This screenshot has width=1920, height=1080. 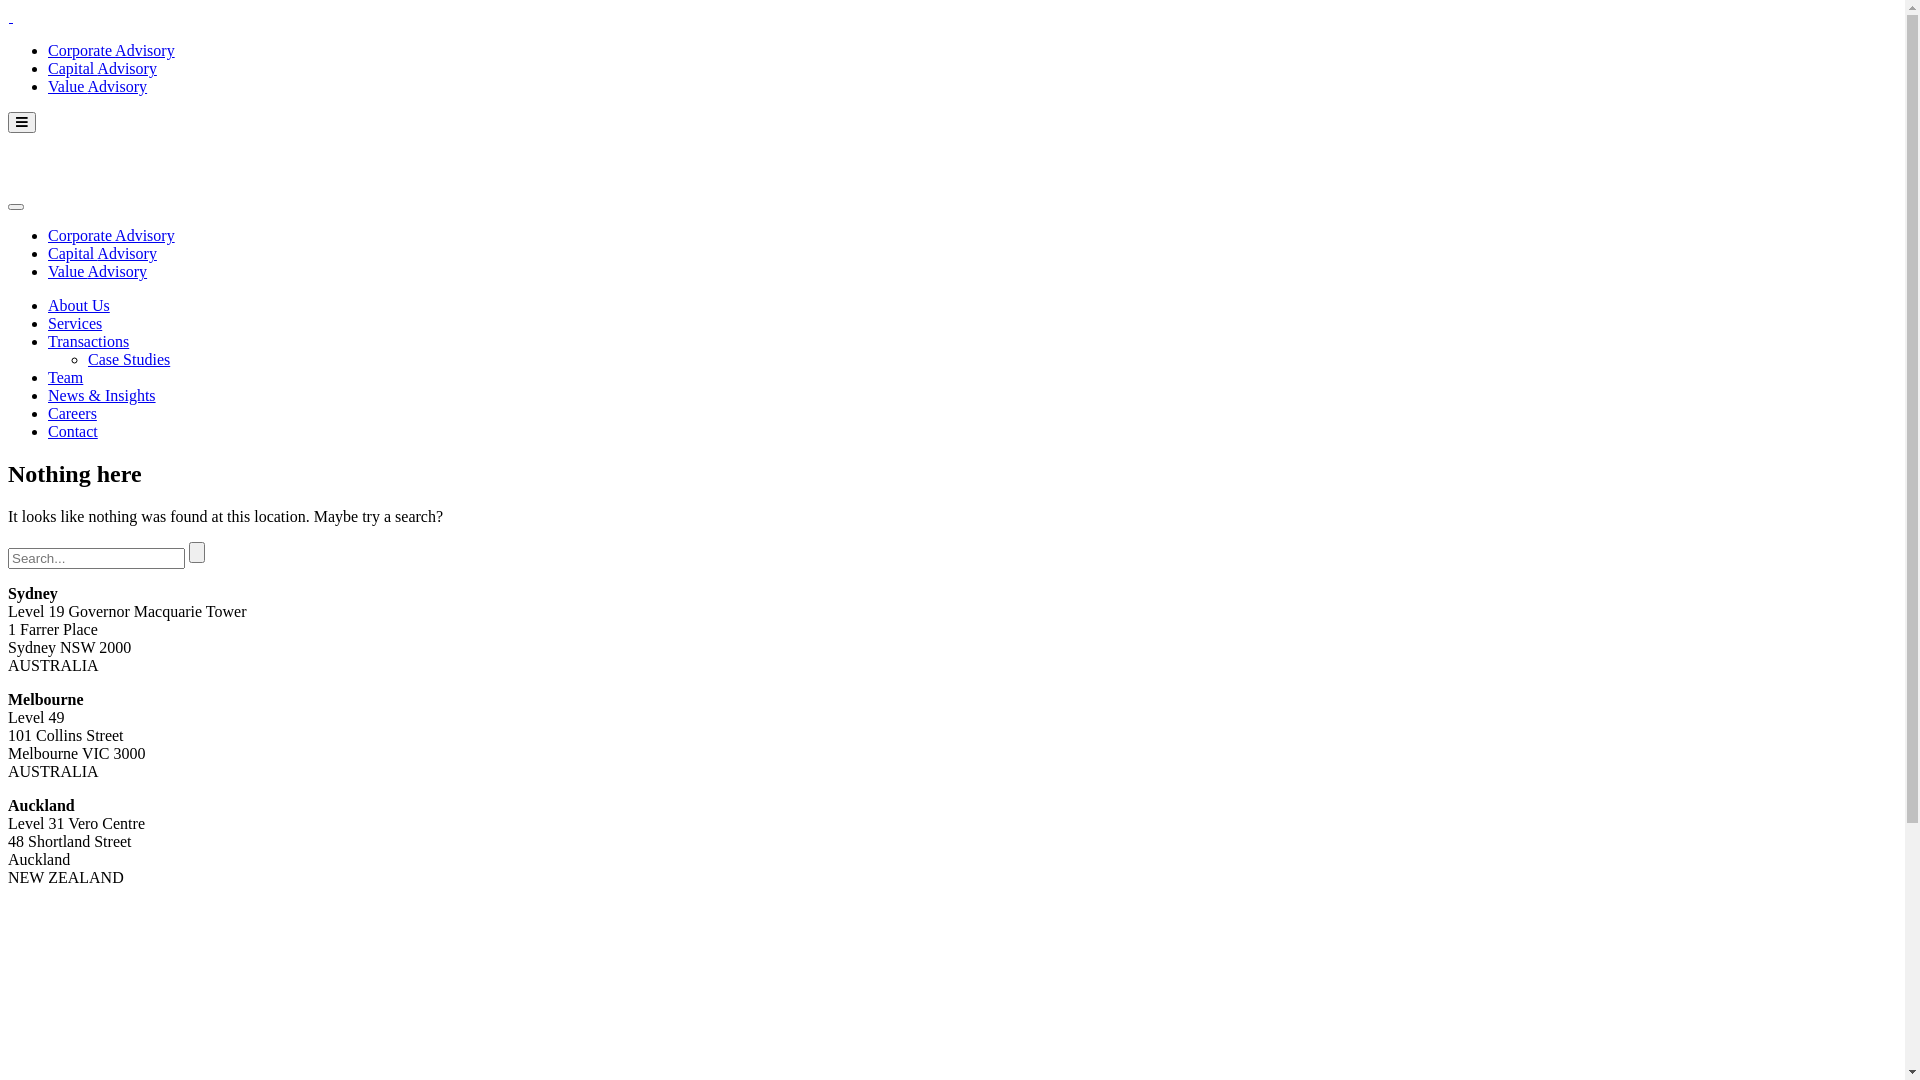 What do you see at coordinates (87, 340) in the screenshot?
I see `'Transactions'` at bounding box center [87, 340].